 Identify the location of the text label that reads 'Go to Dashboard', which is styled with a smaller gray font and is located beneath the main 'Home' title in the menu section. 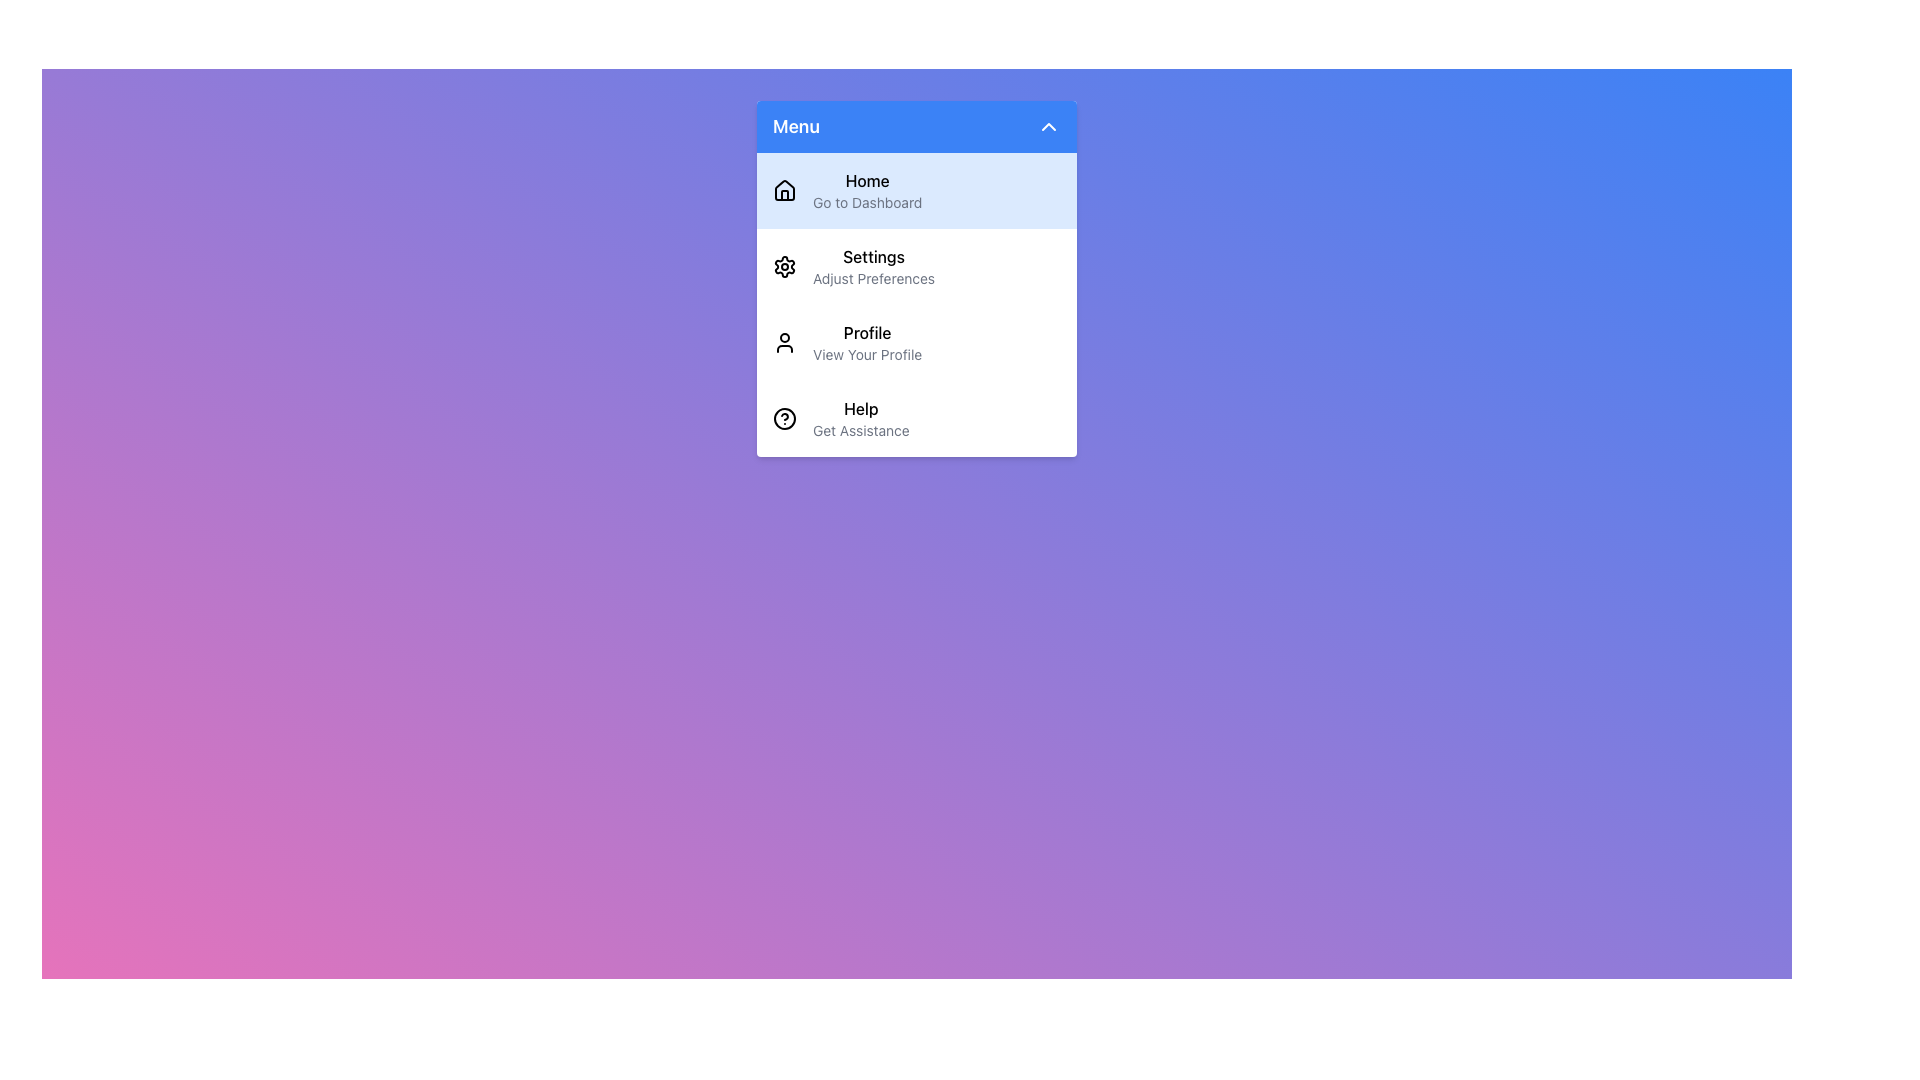
(867, 203).